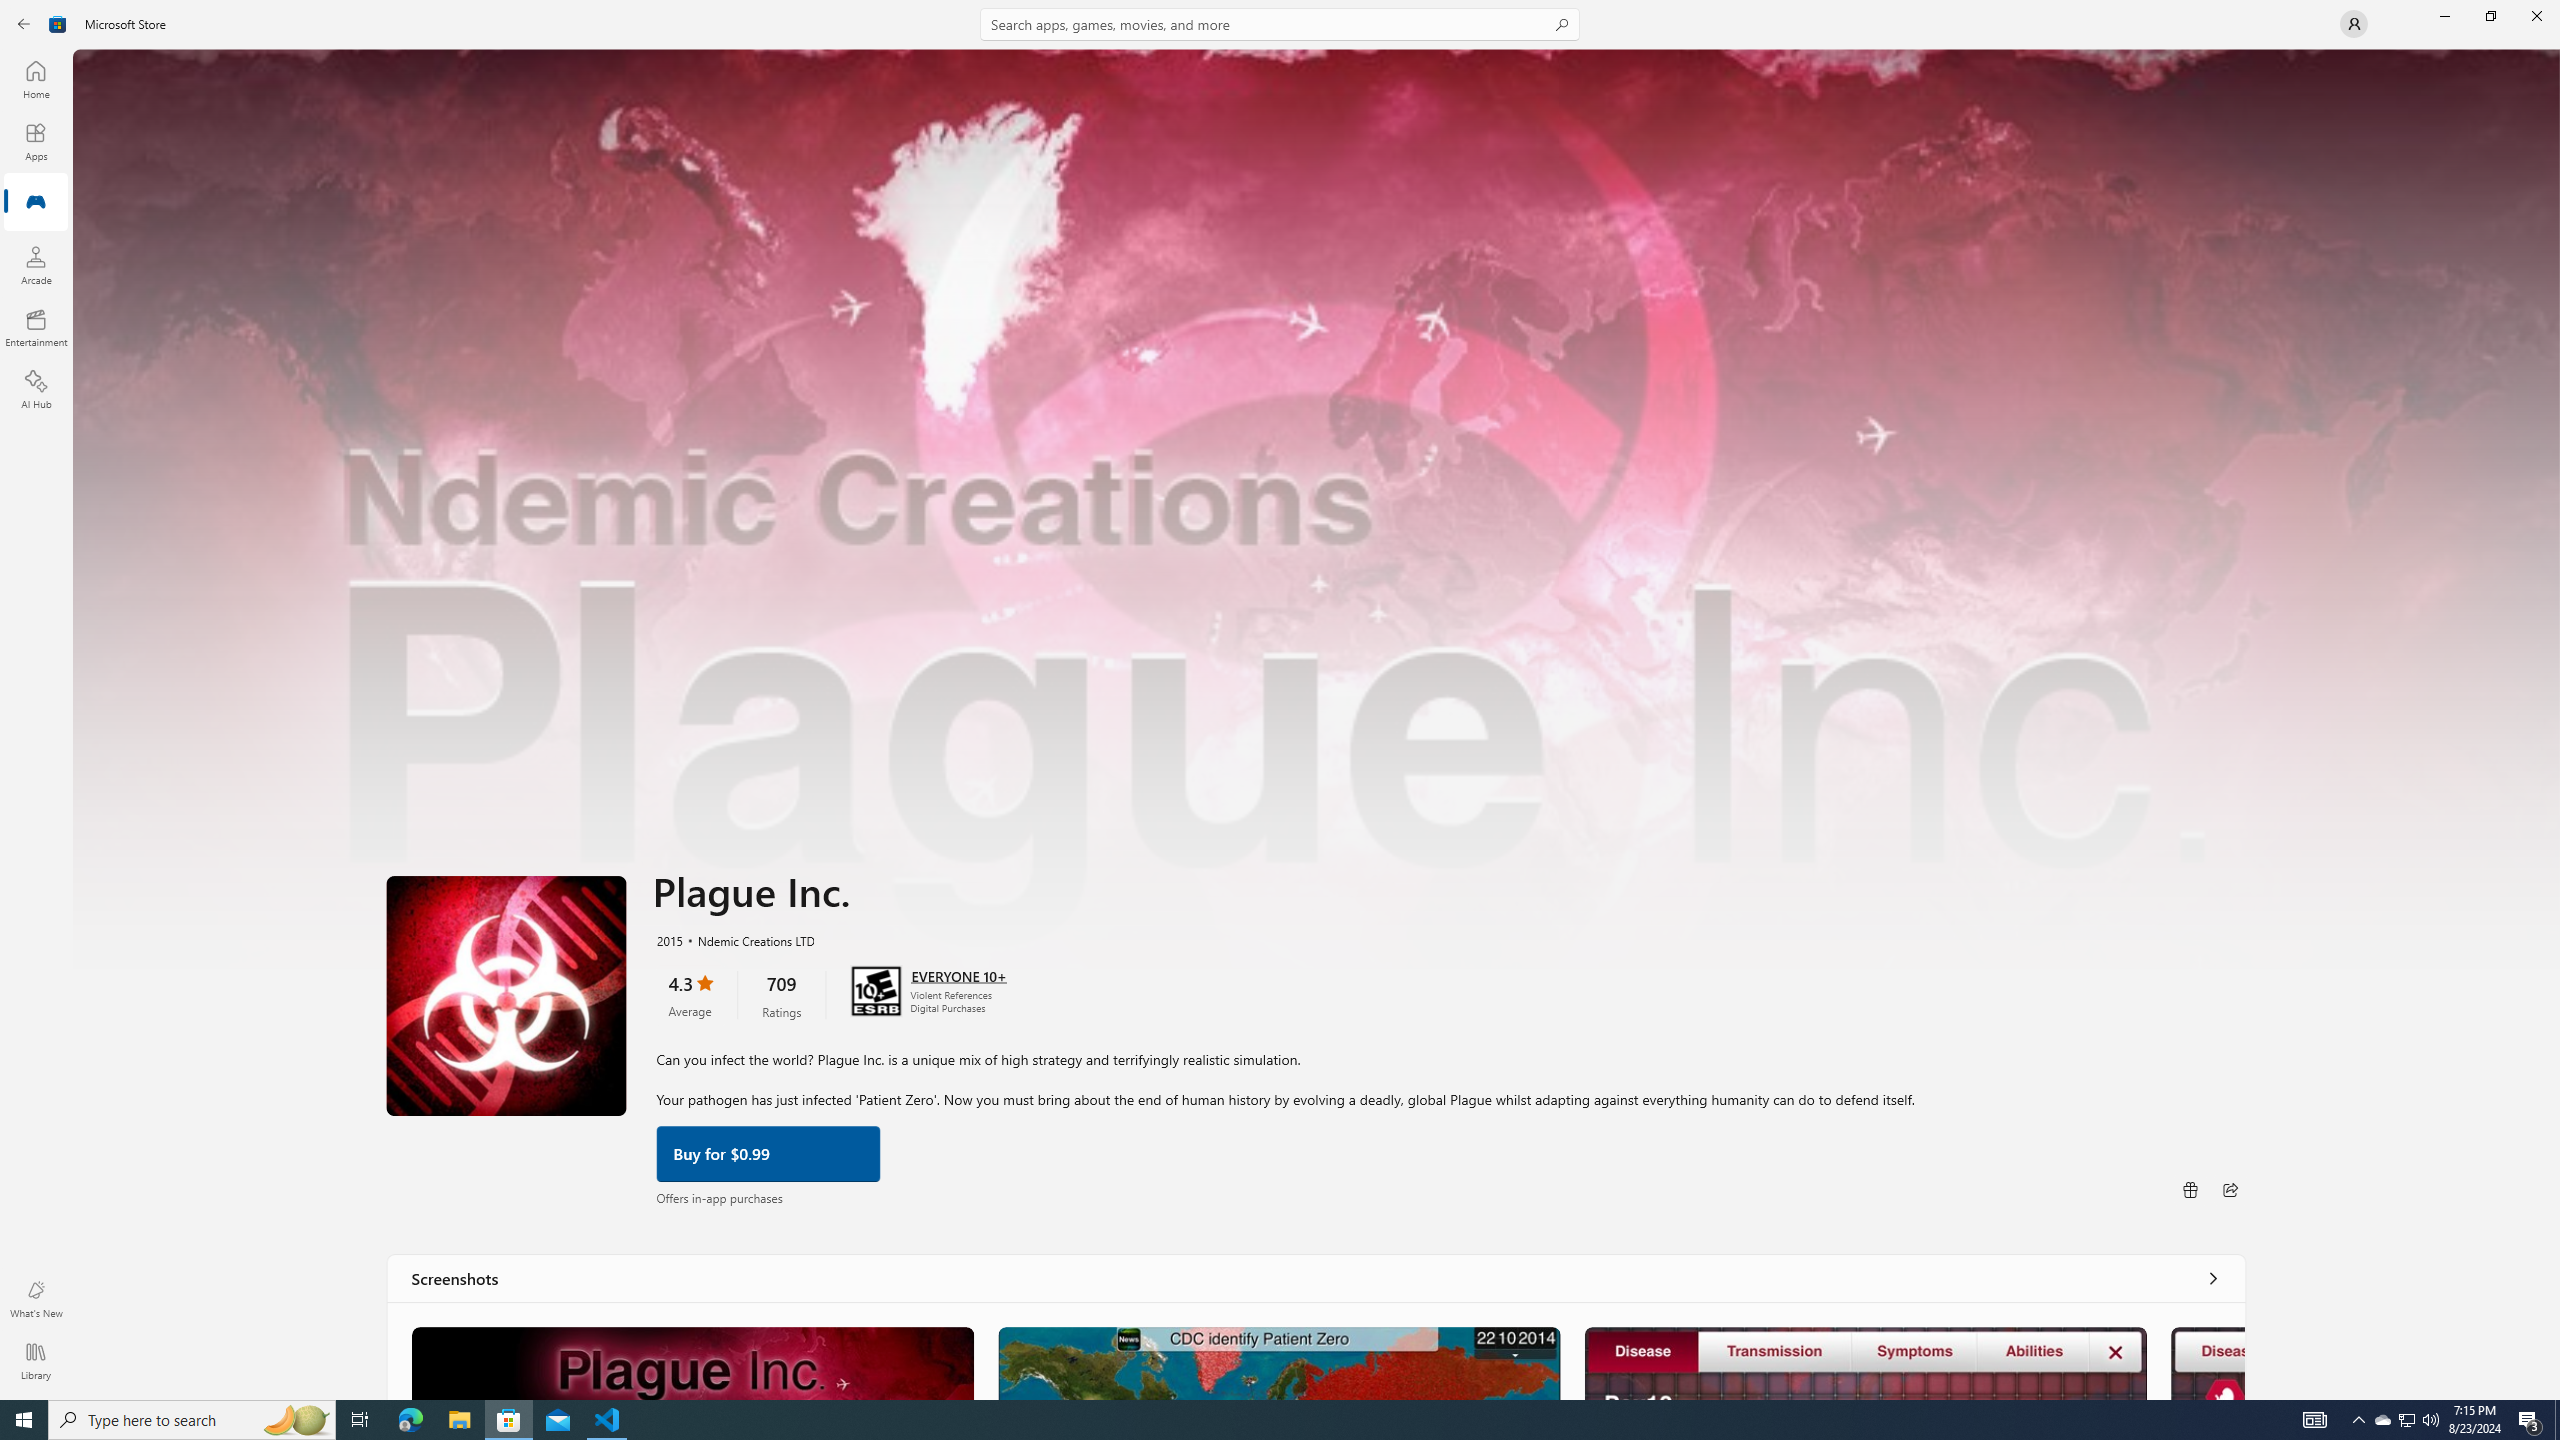 This screenshot has height=1440, width=2560. Describe the element at coordinates (1280, 23) in the screenshot. I see `'Search'` at that location.